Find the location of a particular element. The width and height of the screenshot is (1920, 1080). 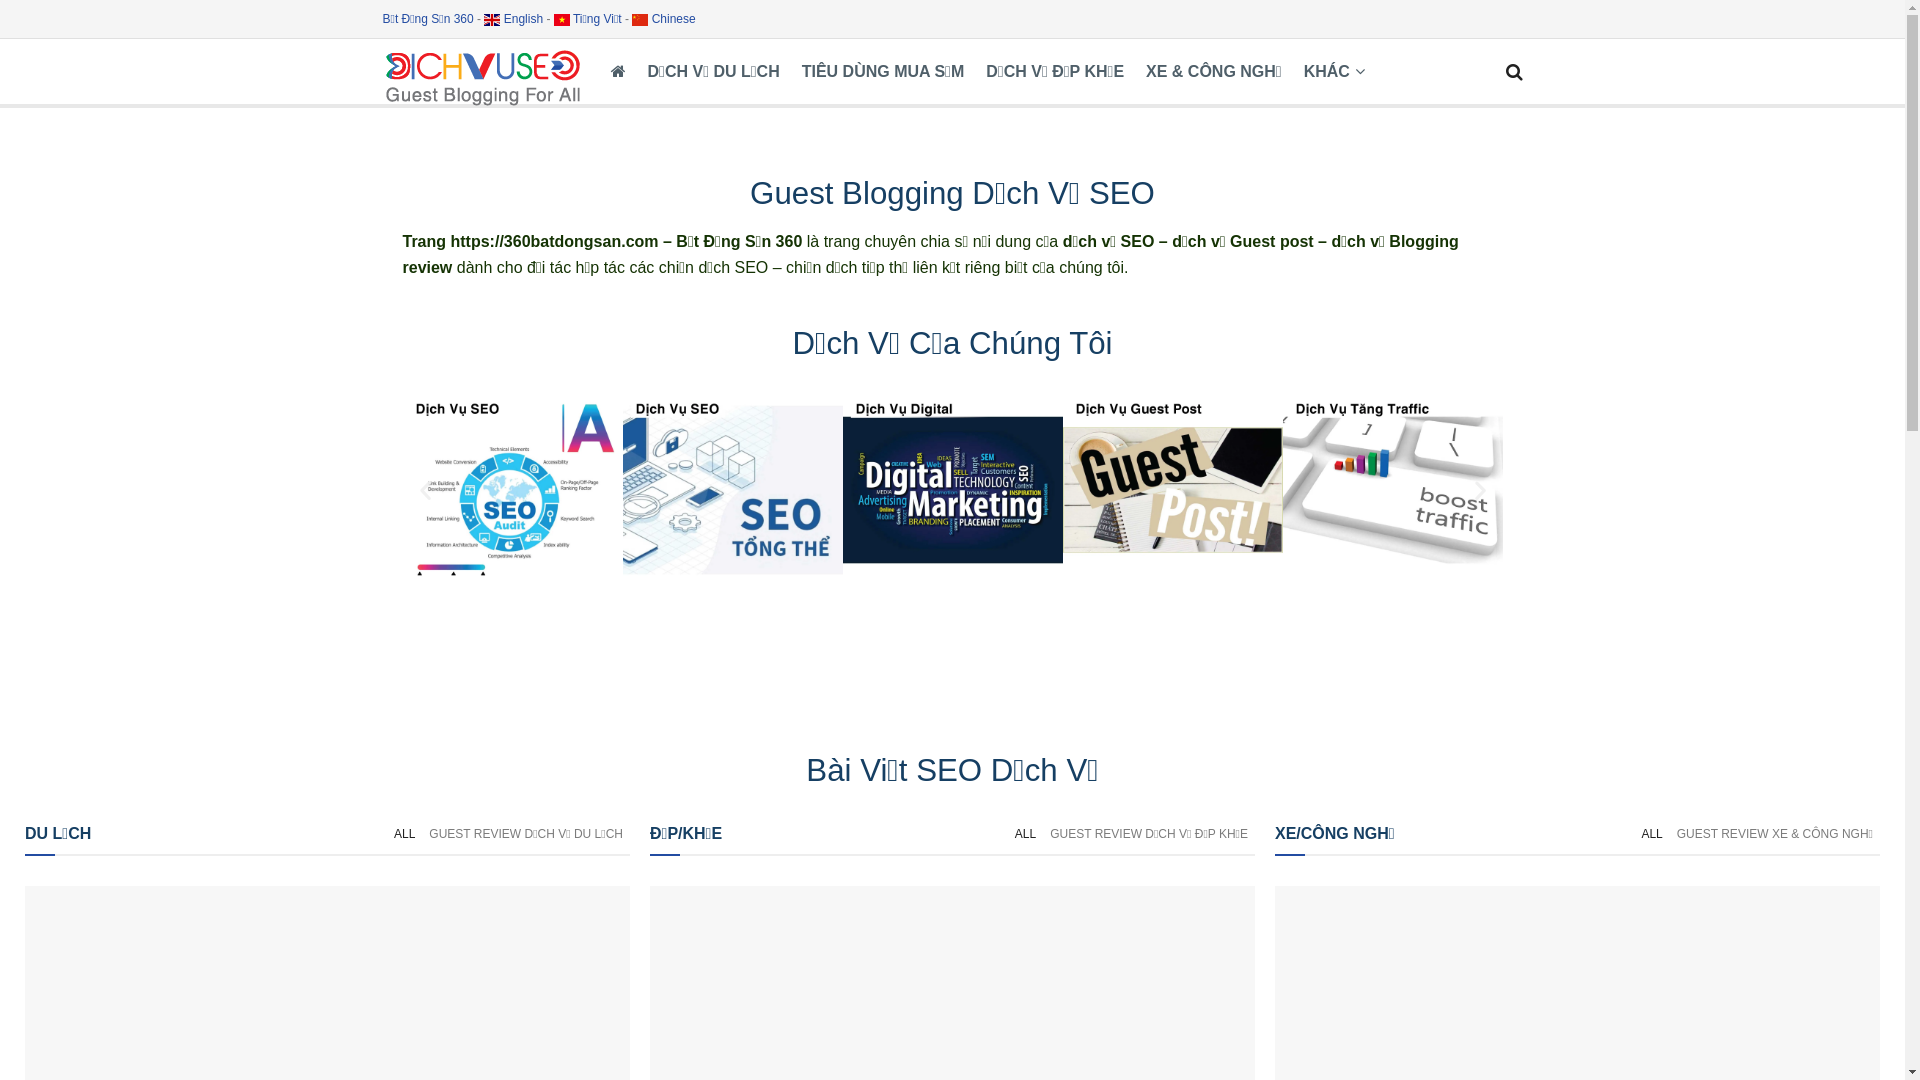

'ALL' is located at coordinates (403, 833).